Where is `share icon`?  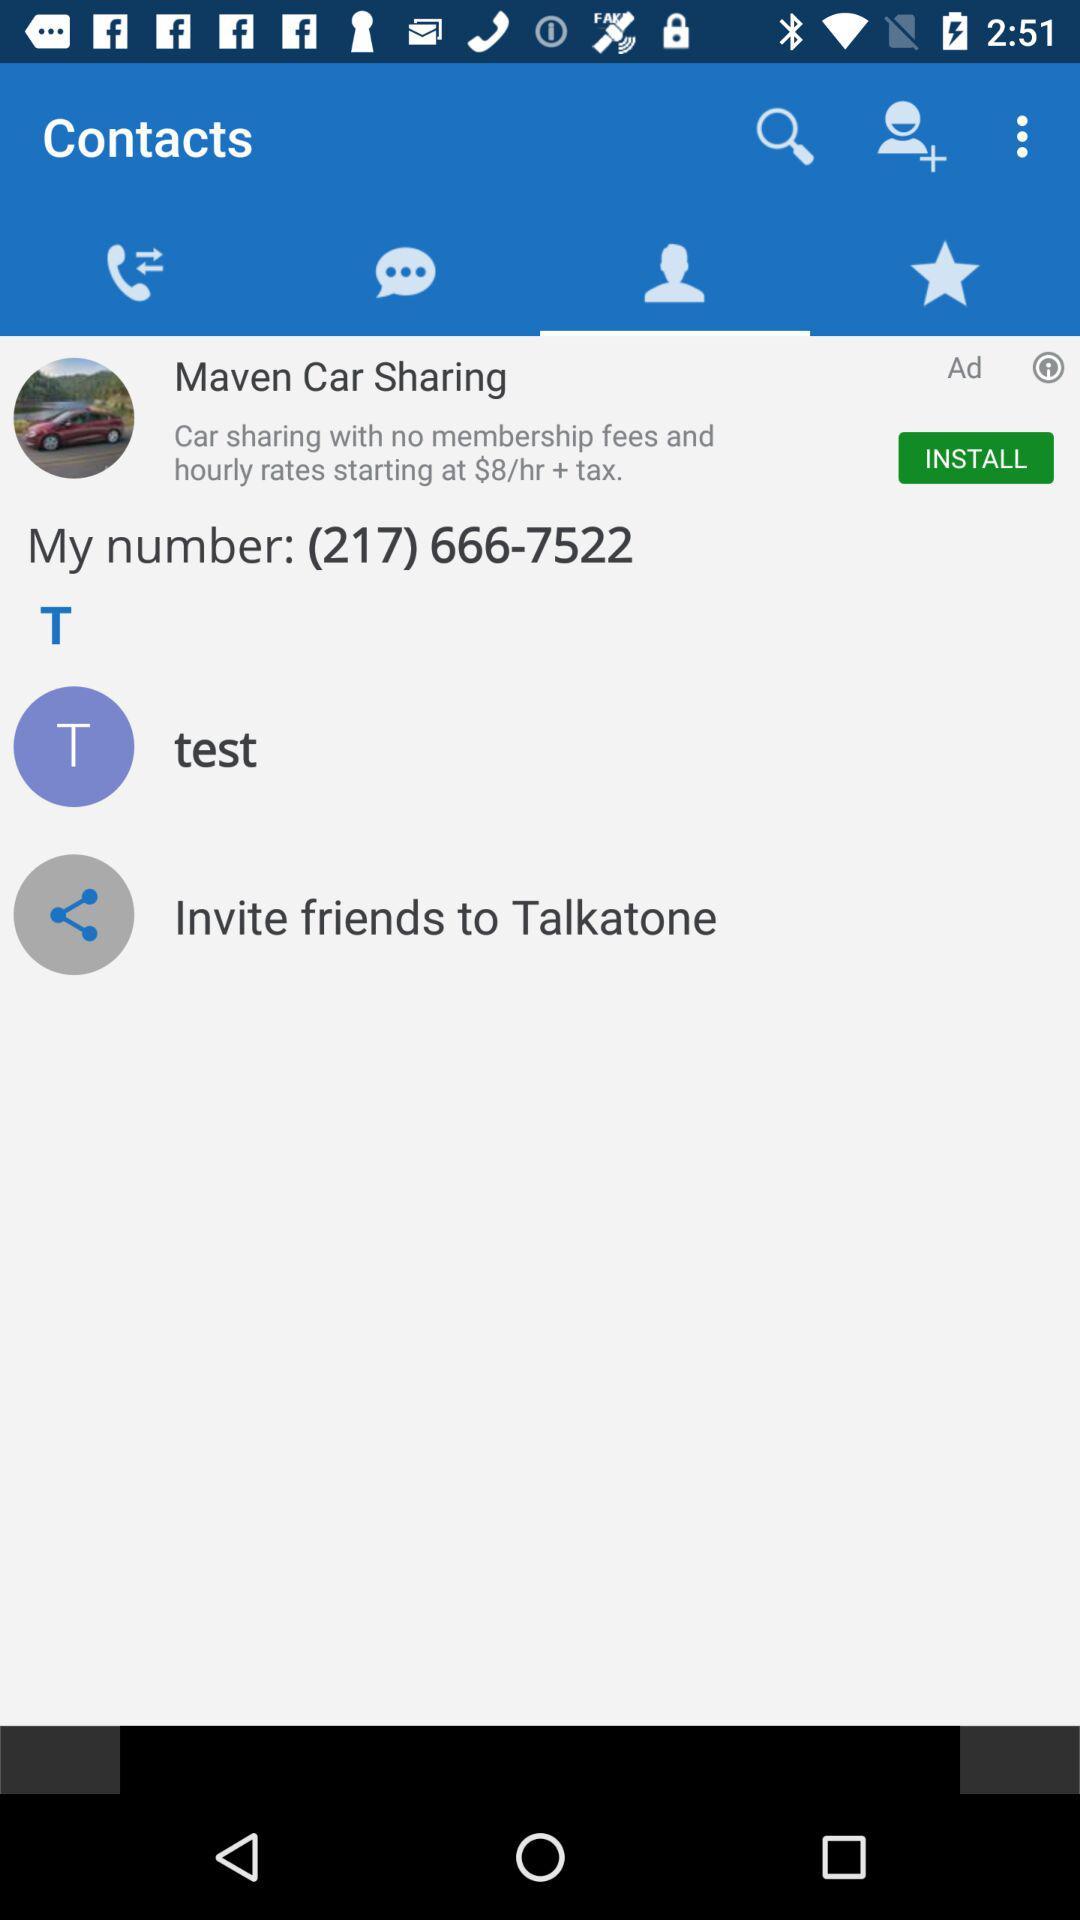 share icon is located at coordinates (72, 913).